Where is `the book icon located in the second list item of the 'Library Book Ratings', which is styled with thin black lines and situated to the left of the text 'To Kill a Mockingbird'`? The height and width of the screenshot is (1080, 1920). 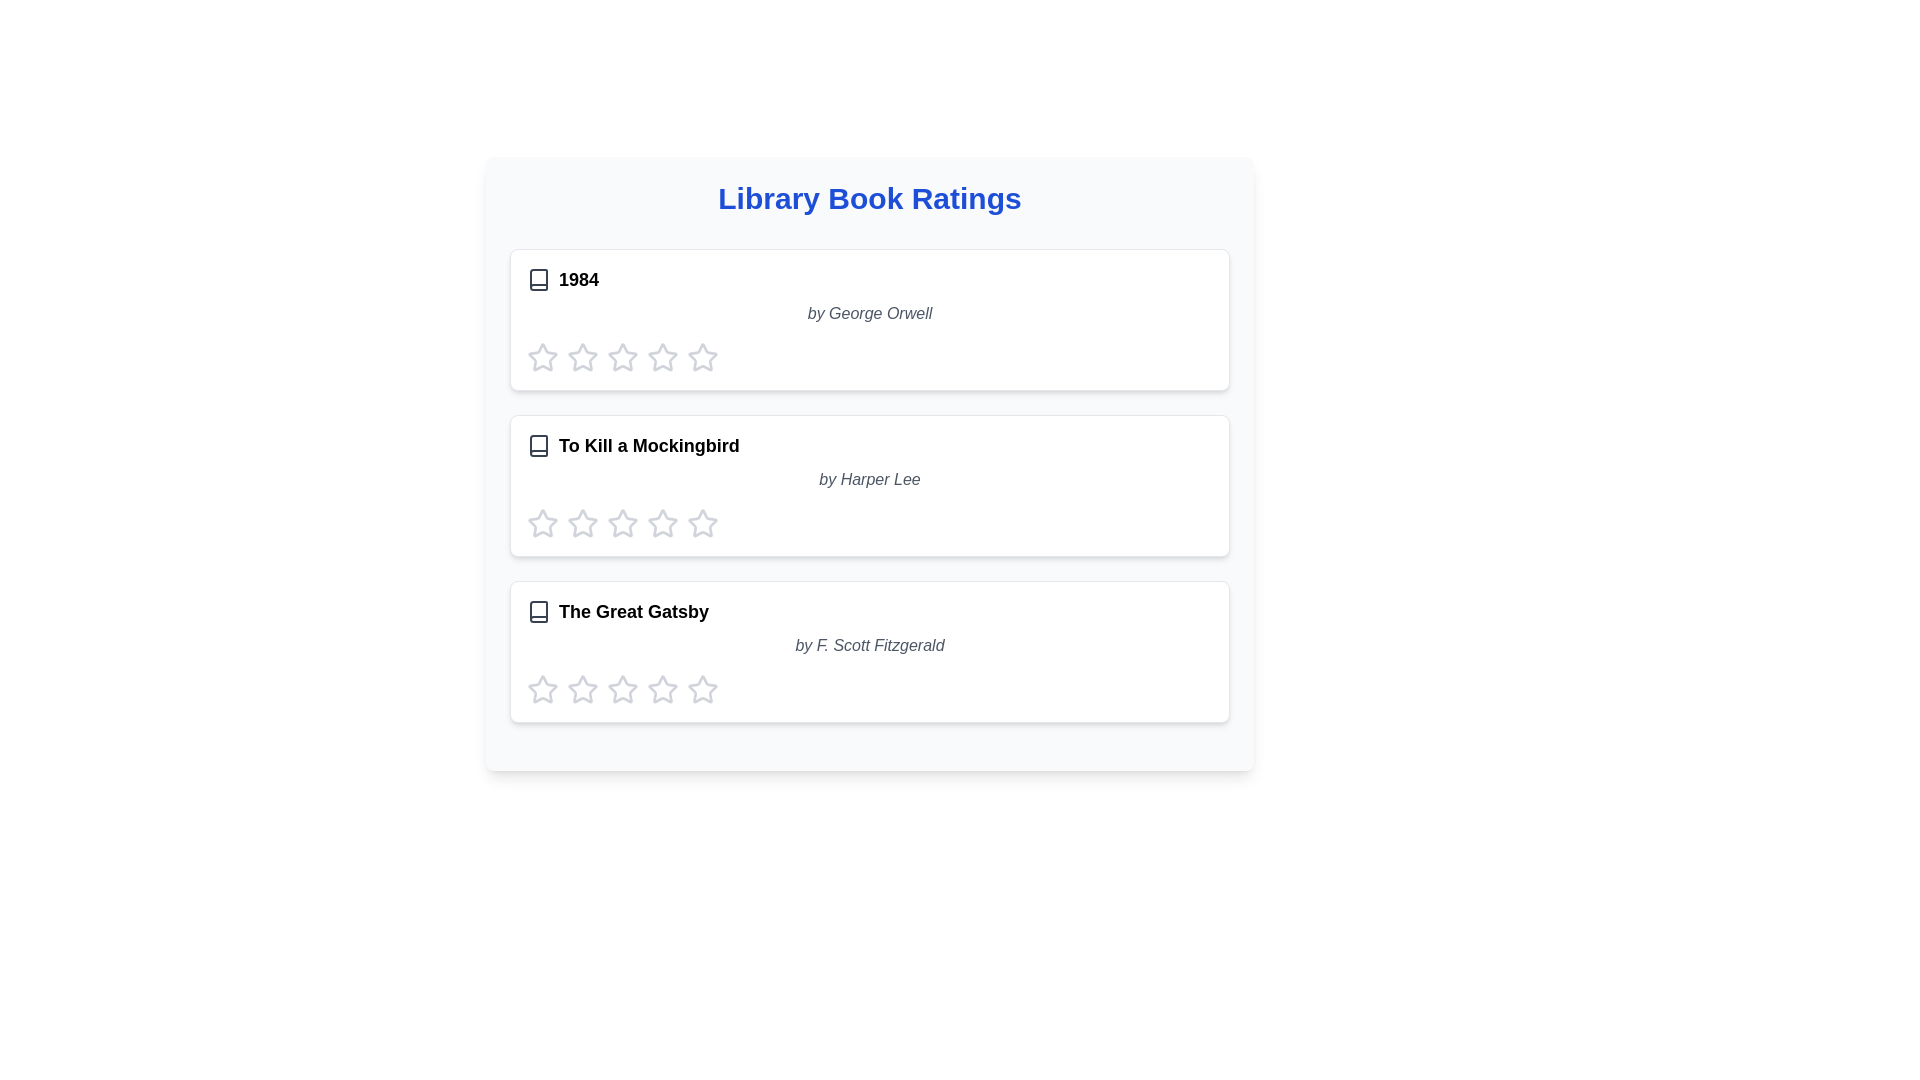
the book icon located in the second list item of the 'Library Book Ratings', which is styled with thin black lines and situated to the left of the text 'To Kill a Mockingbird' is located at coordinates (538, 445).